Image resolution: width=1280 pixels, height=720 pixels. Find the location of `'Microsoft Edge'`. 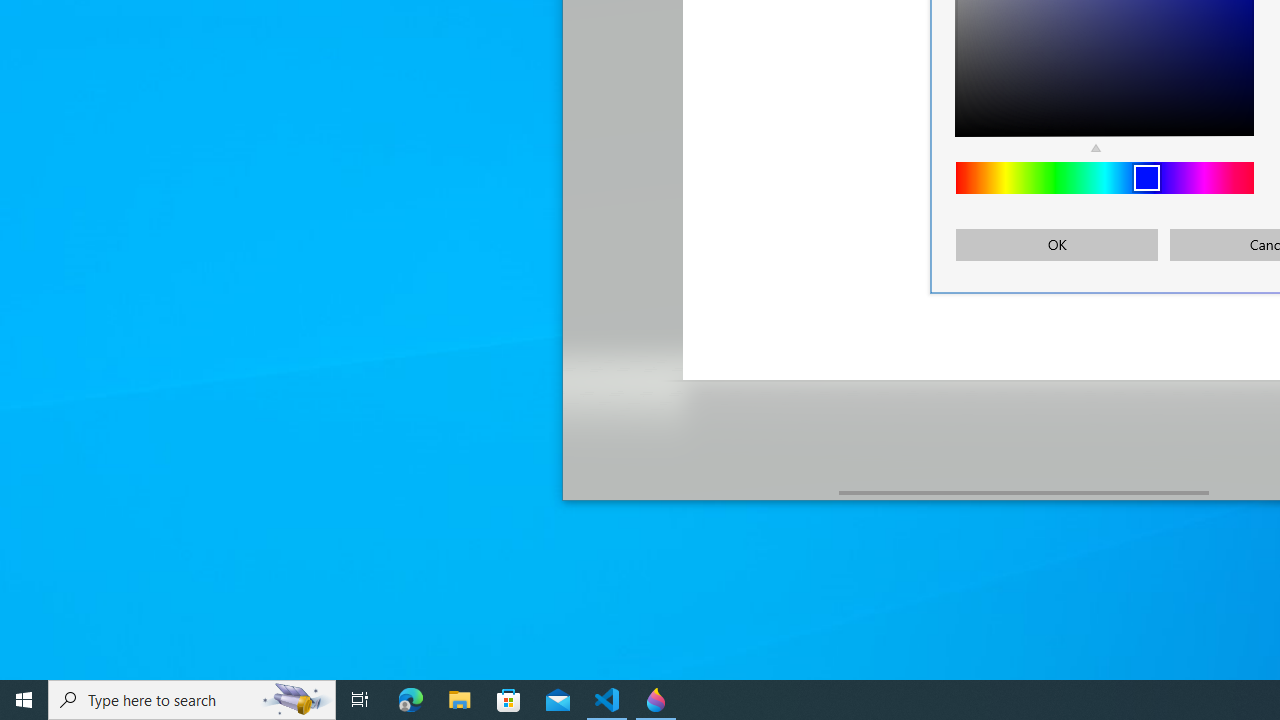

'Microsoft Edge' is located at coordinates (410, 698).